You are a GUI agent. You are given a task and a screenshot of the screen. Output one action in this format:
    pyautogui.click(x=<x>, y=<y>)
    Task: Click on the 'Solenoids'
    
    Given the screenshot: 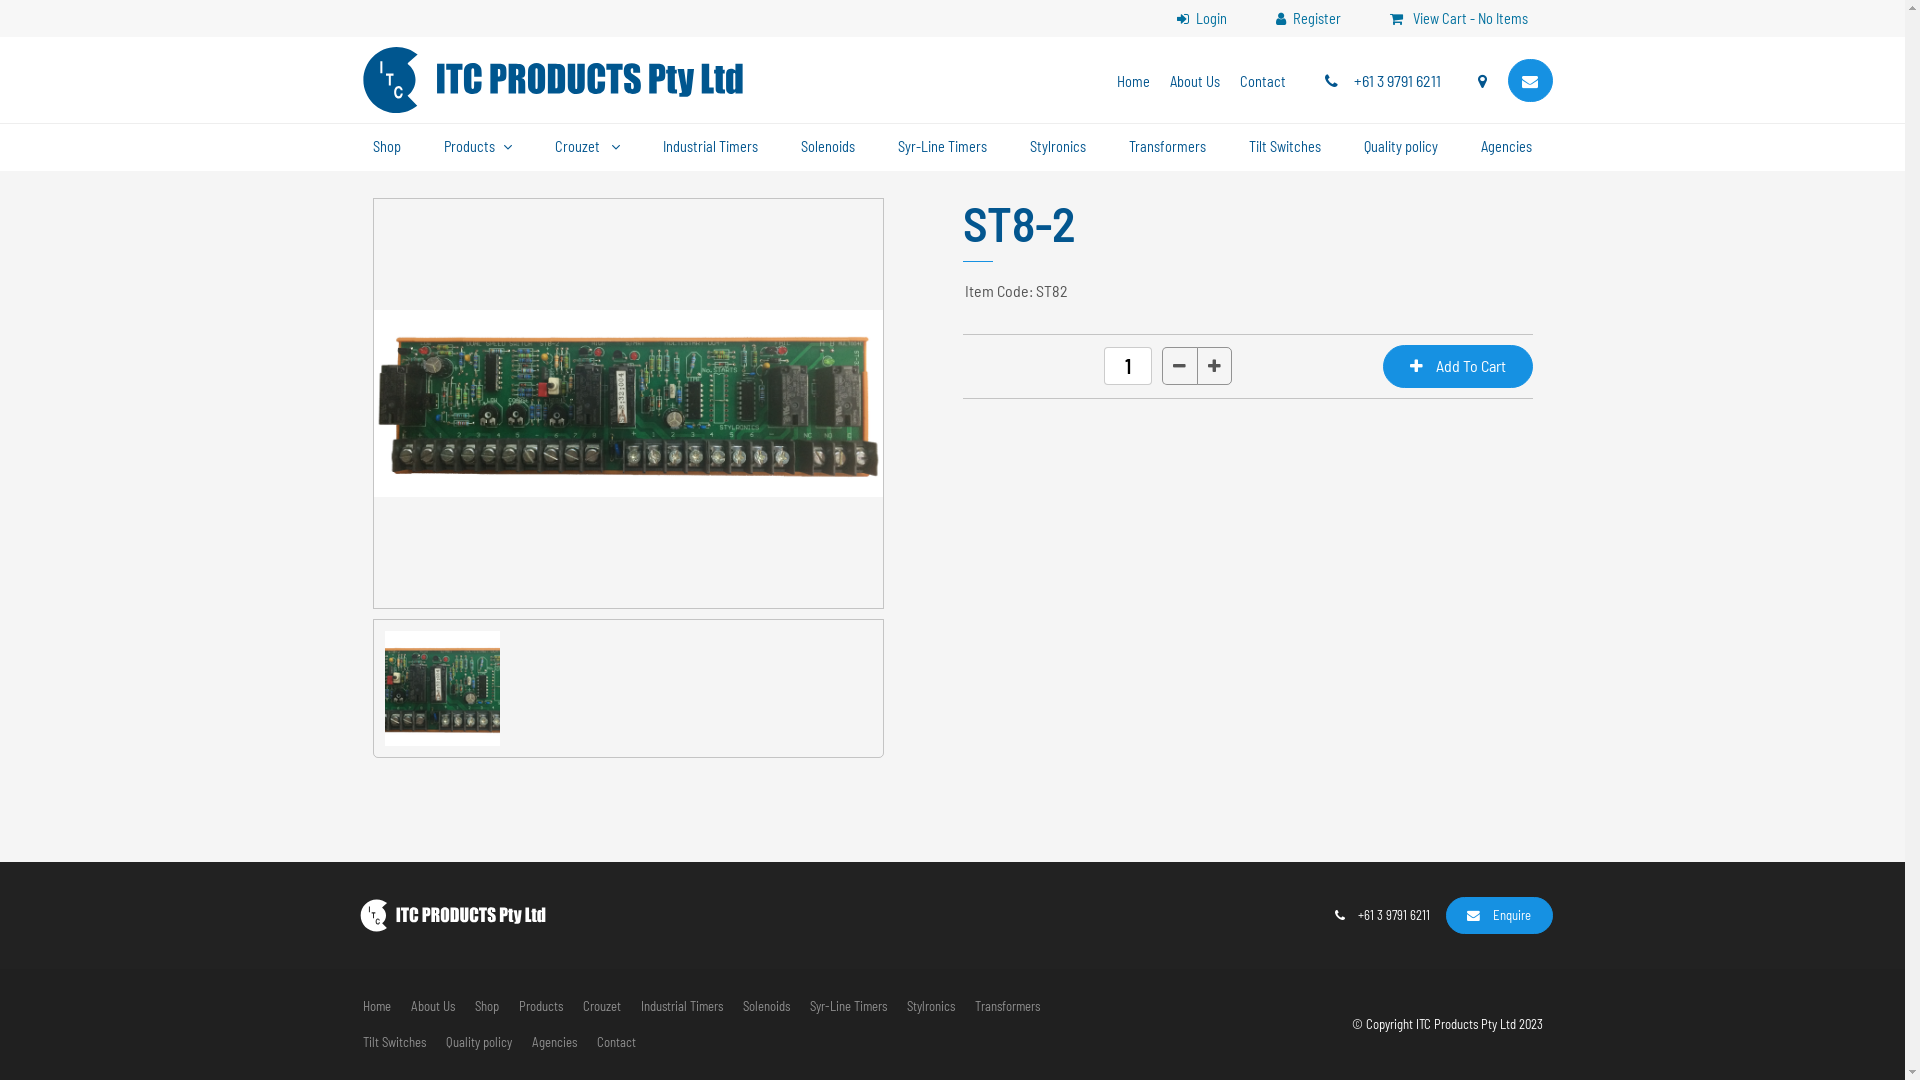 What is the action you would take?
    pyautogui.click(x=730, y=1006)
    